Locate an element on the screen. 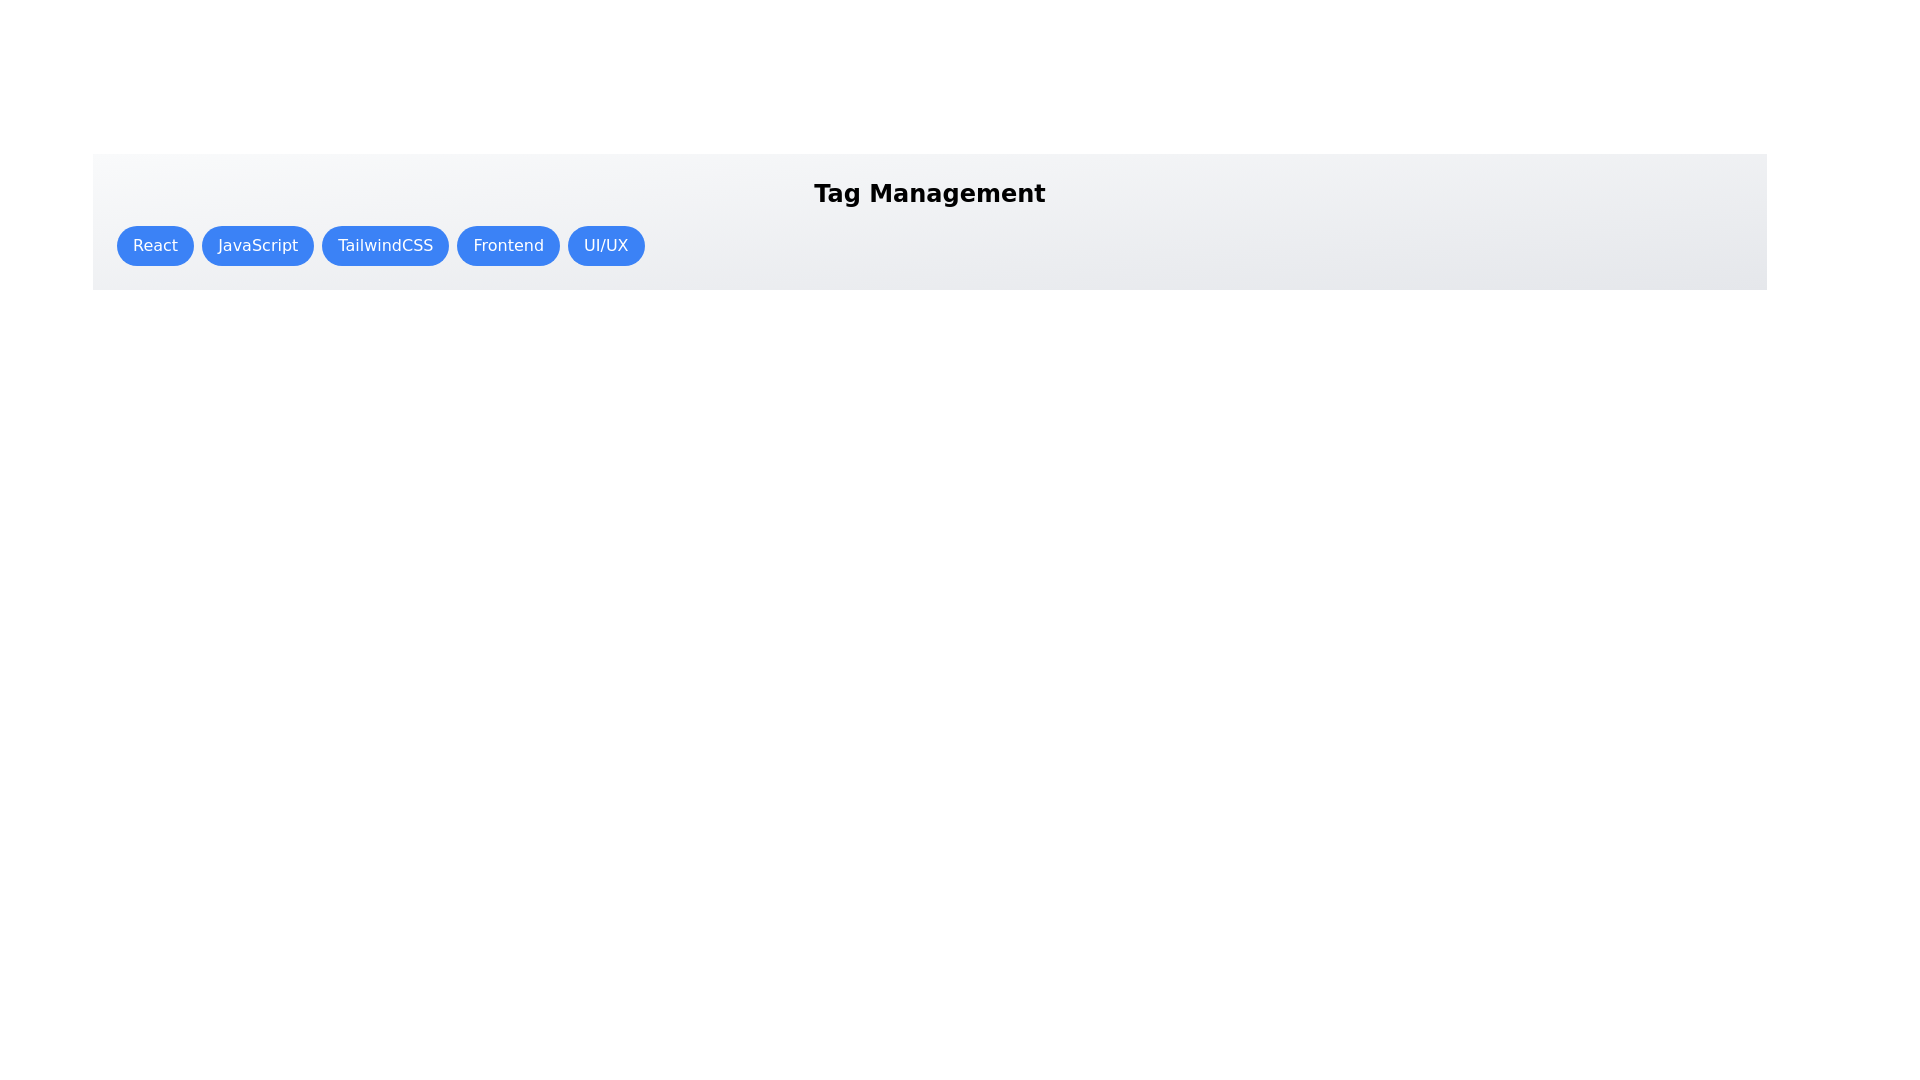  the tag button labeled React is located at coordinates (154, 245).